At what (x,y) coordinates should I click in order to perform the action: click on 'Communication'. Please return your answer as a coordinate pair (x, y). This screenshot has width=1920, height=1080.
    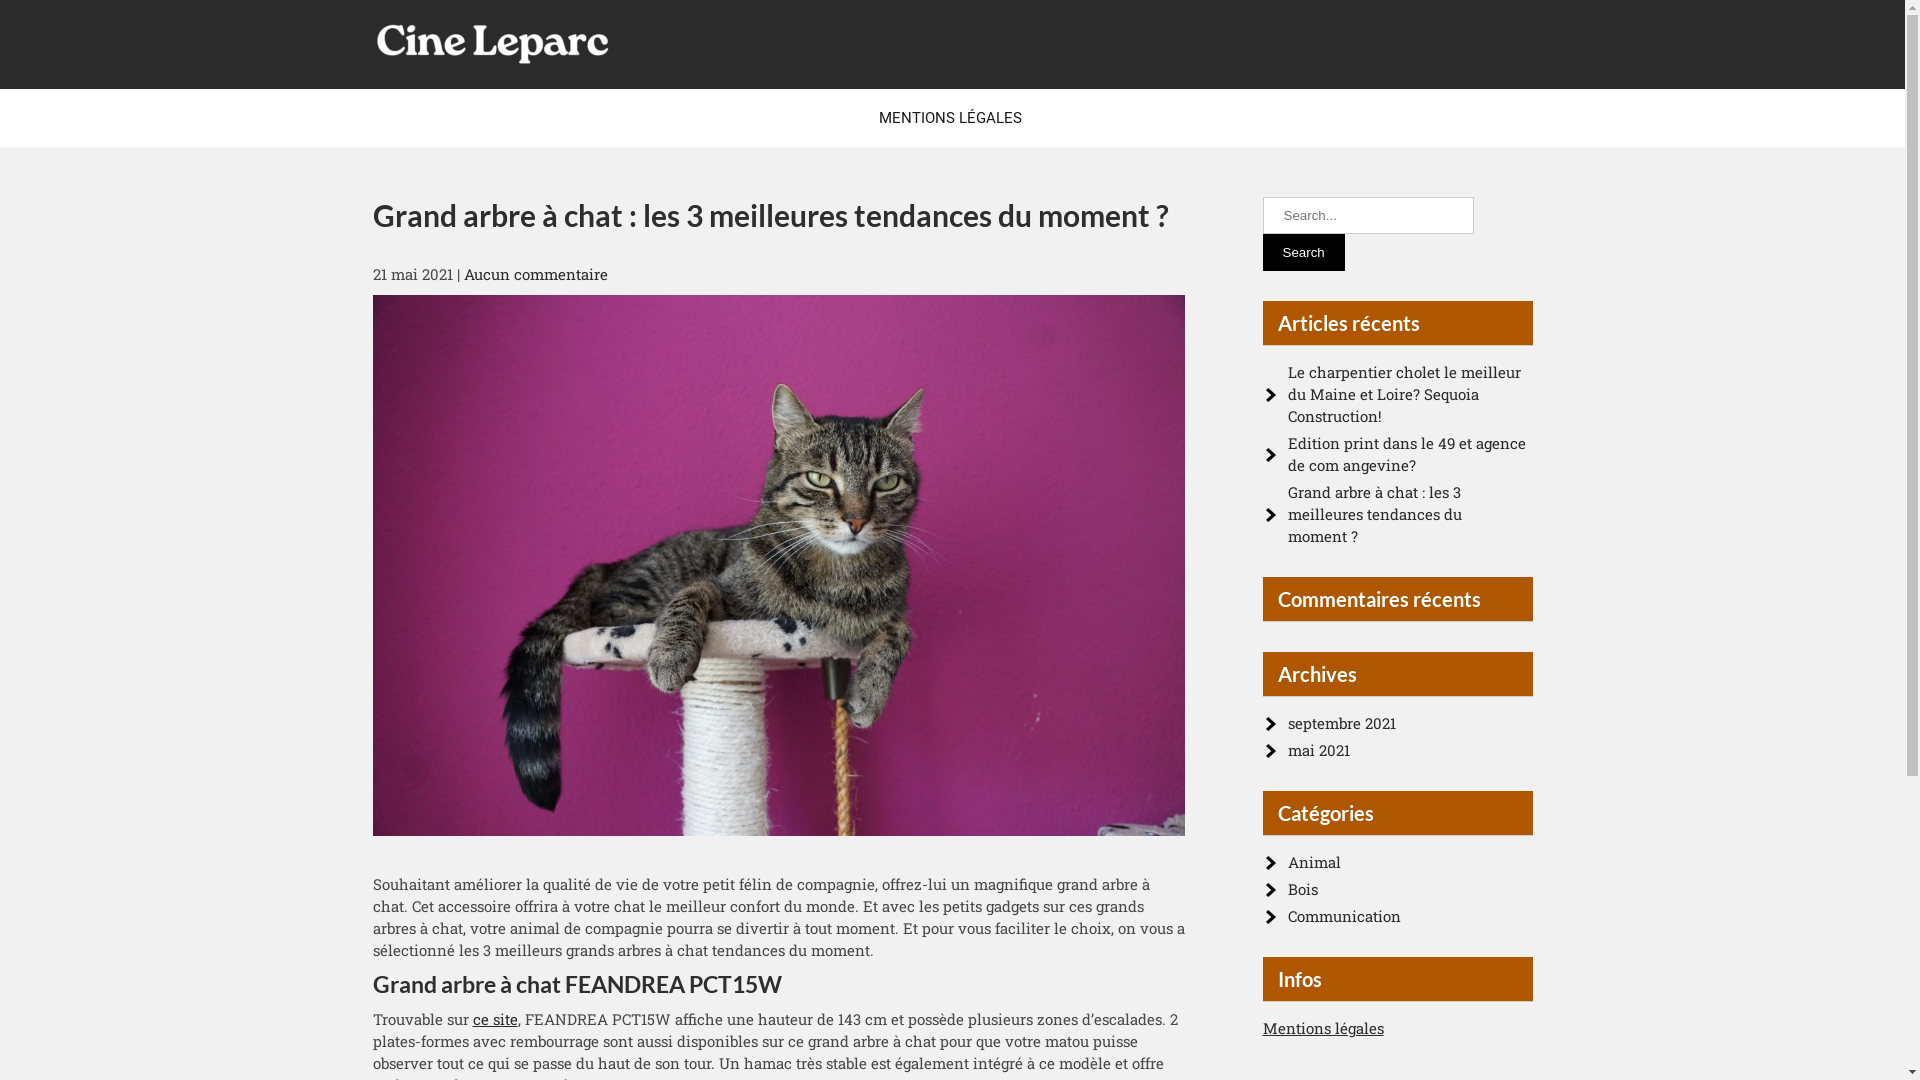
    Looking at the image, I should click on (1344, 915).